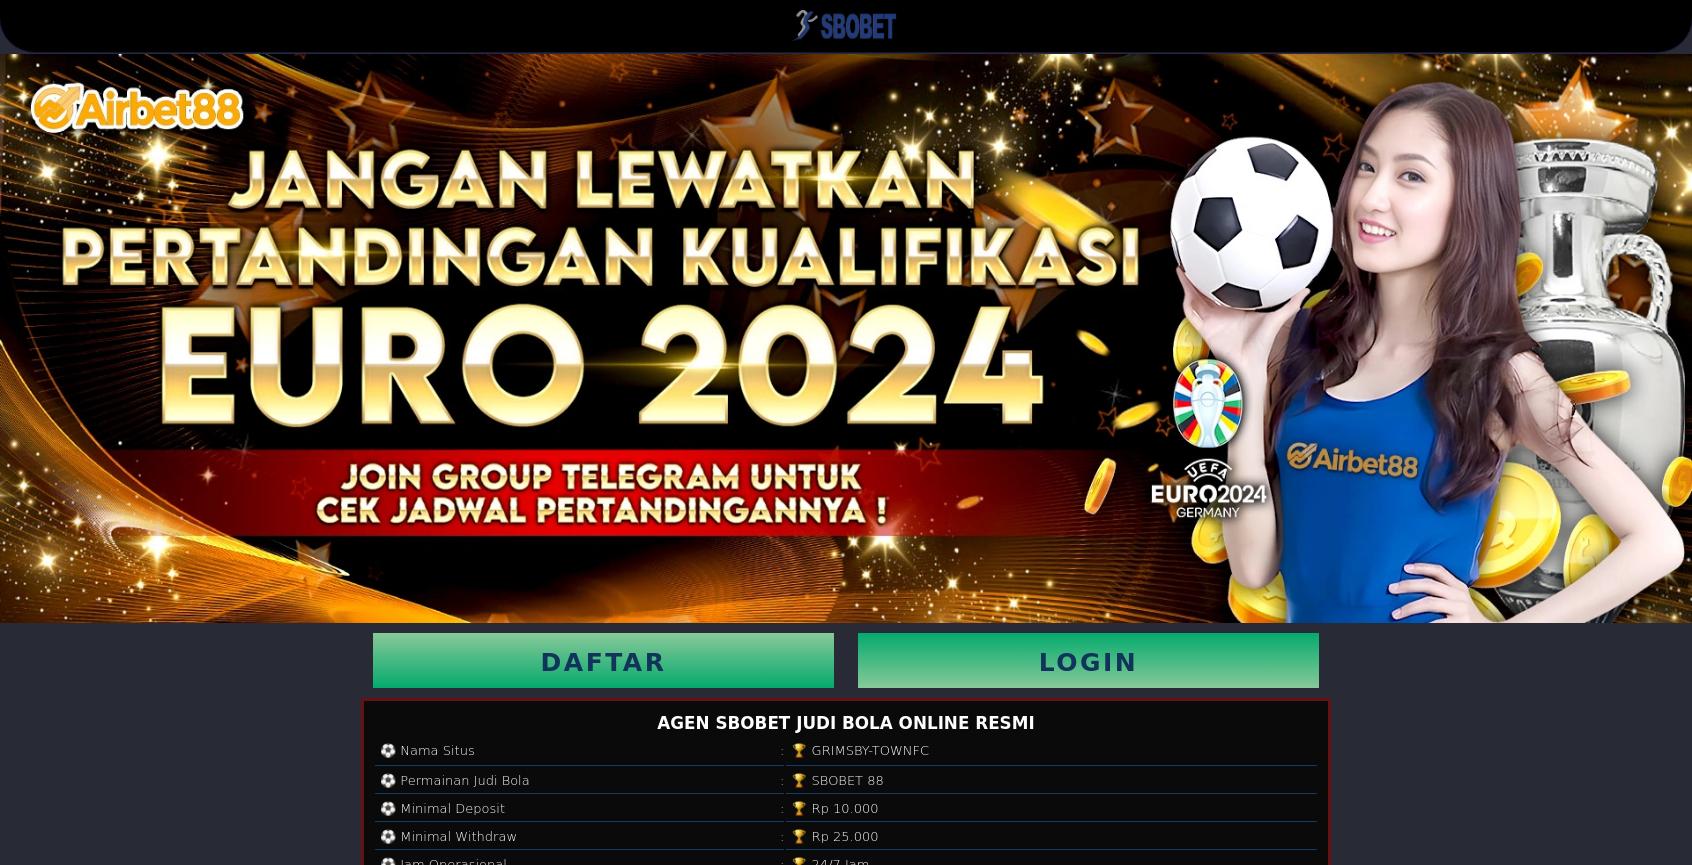 Image resolution: width=1692 pixels, height=865 pixels. Describe the element at coordinates (859, 748) in the screenshot. I see `'🏆 GRIMSBY-TOWNFC'` at that location.